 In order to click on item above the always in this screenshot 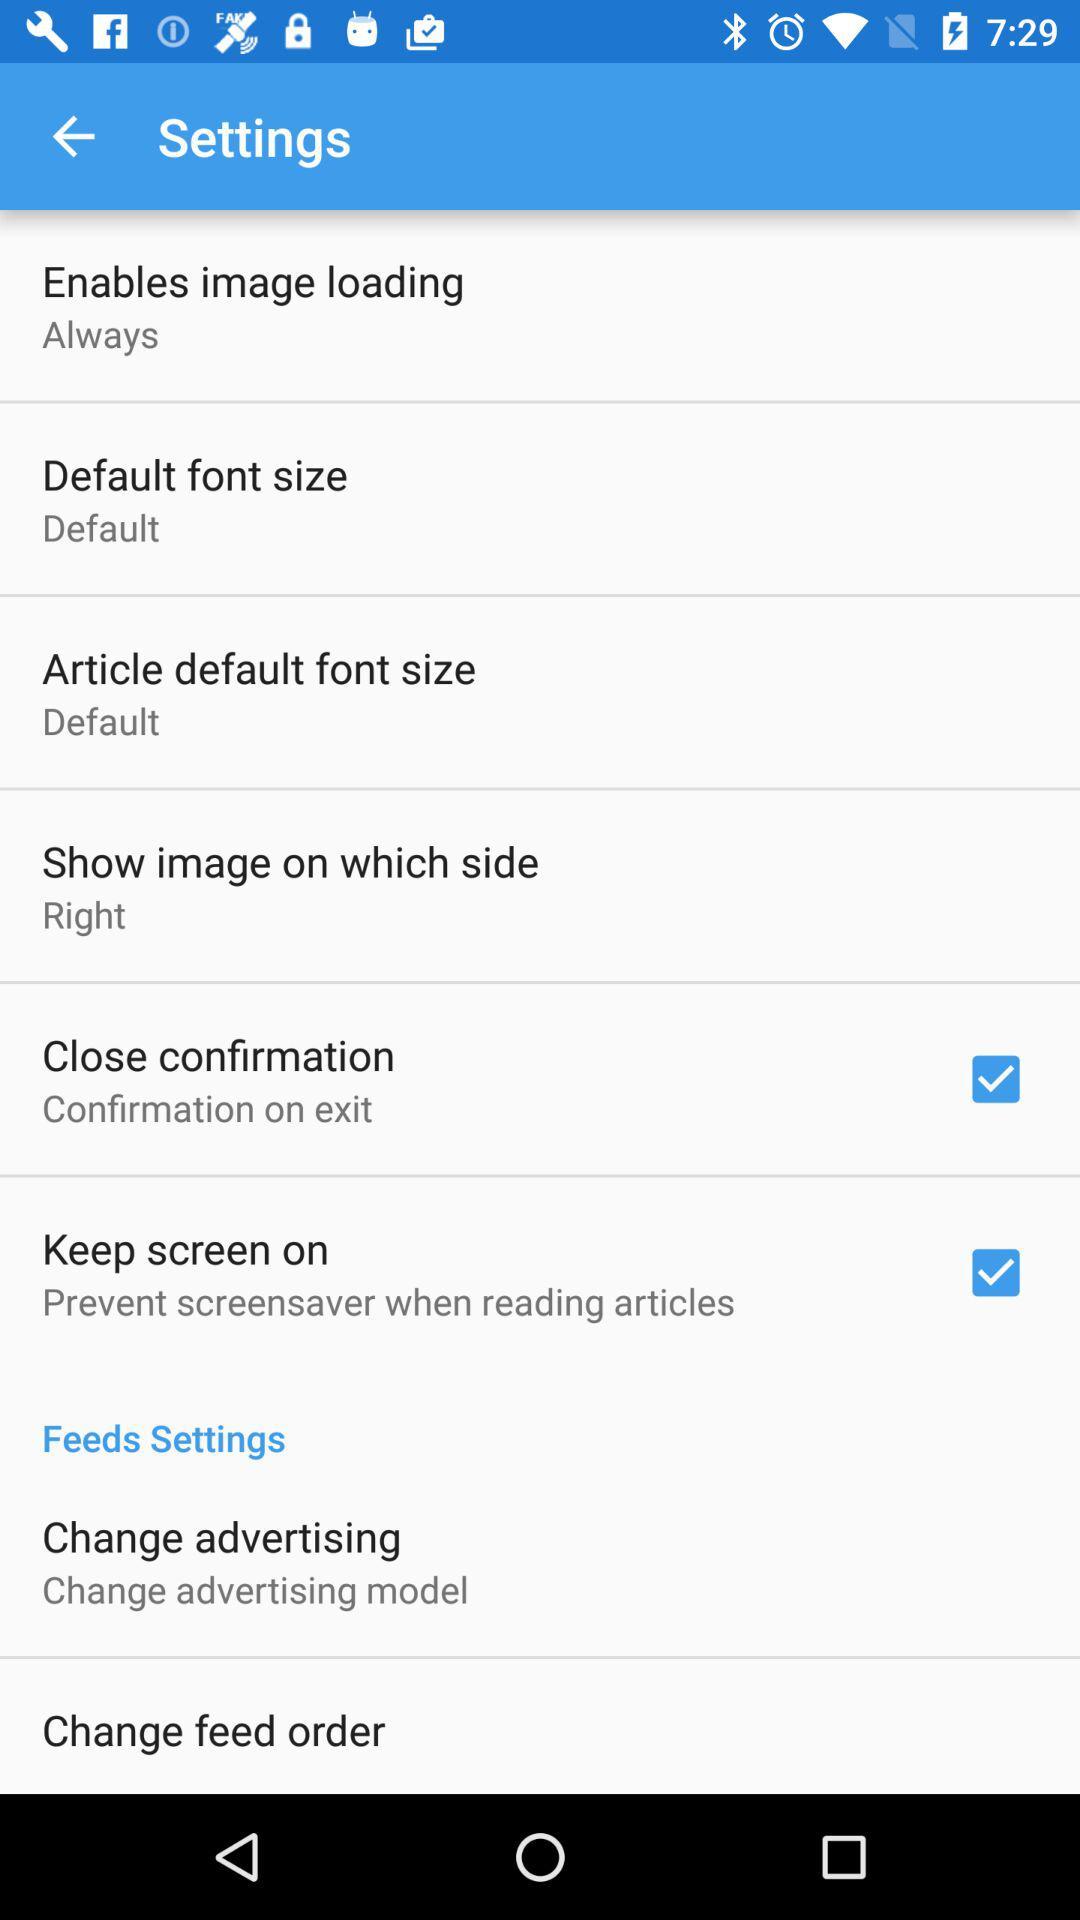, I will do `click(252, 279)`.